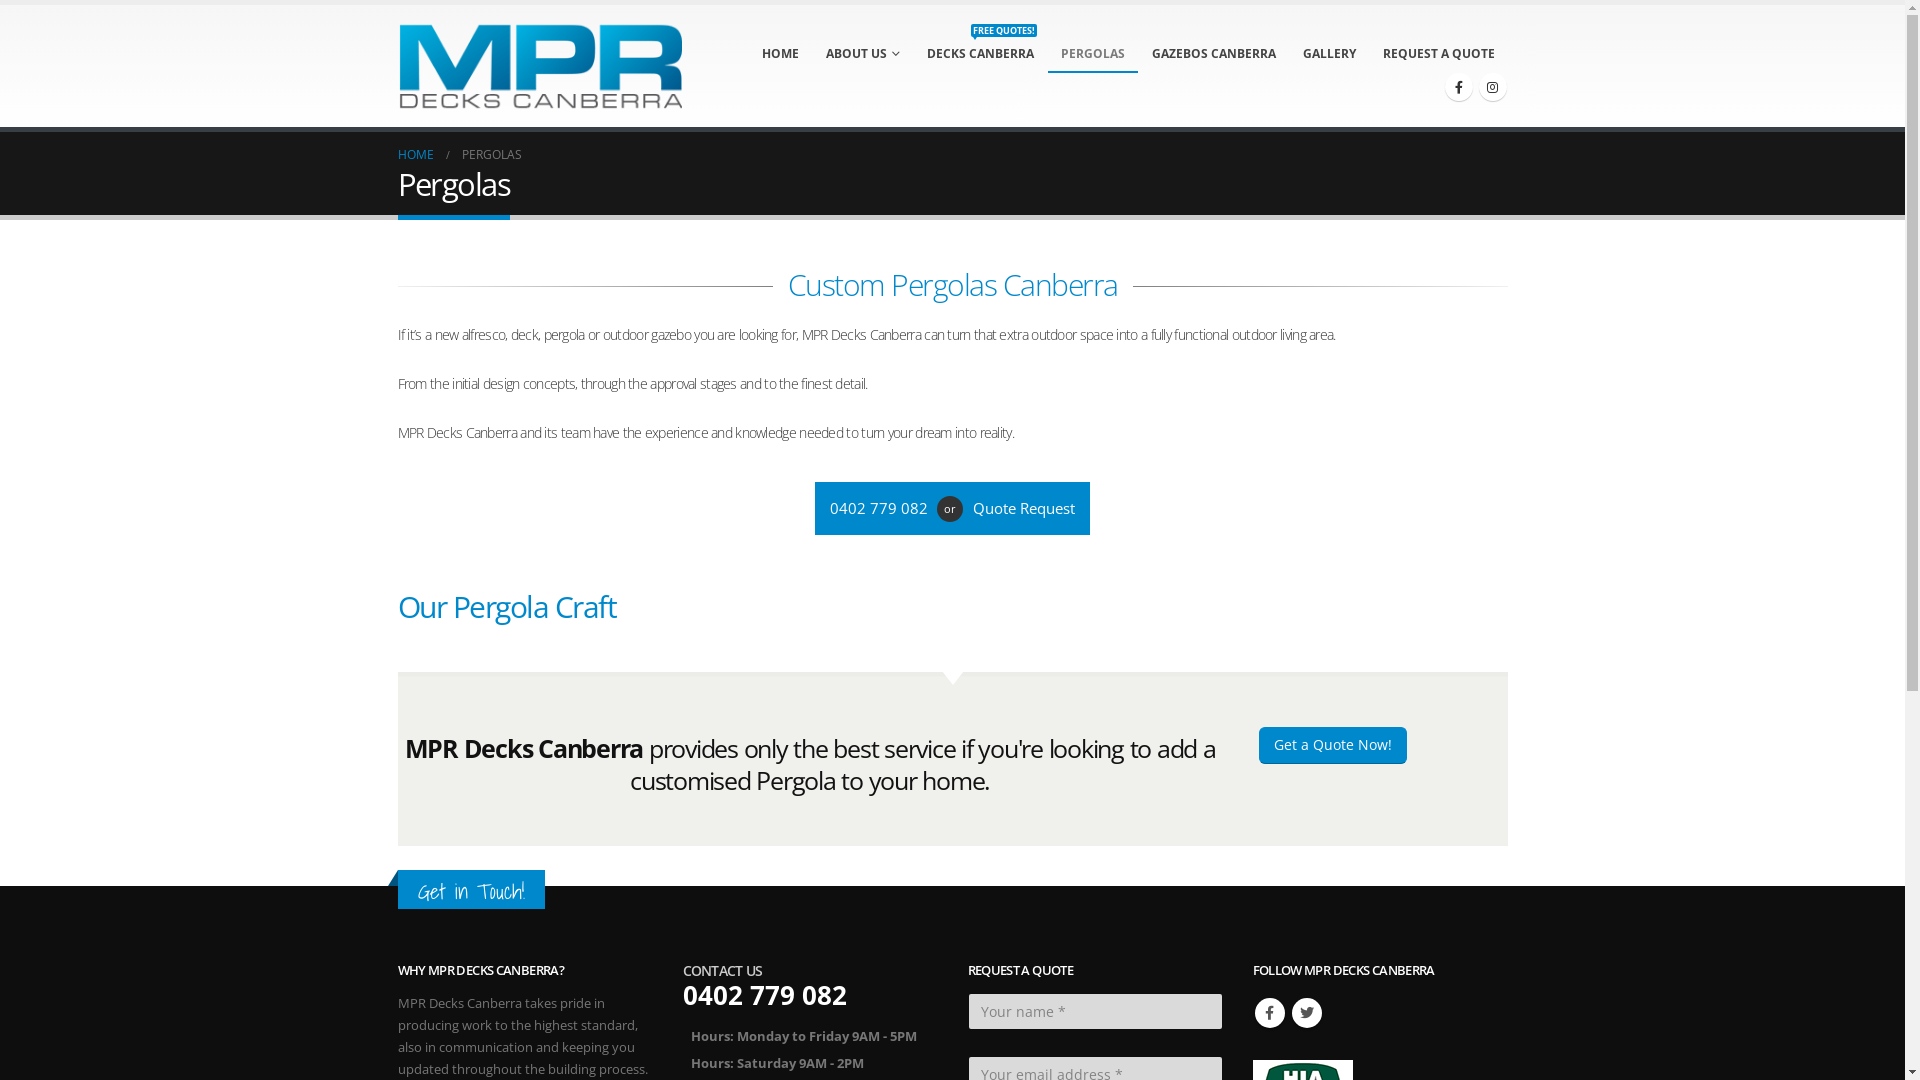  I want to click on 'REQUEST A QUOTE', so click(1438, 52).